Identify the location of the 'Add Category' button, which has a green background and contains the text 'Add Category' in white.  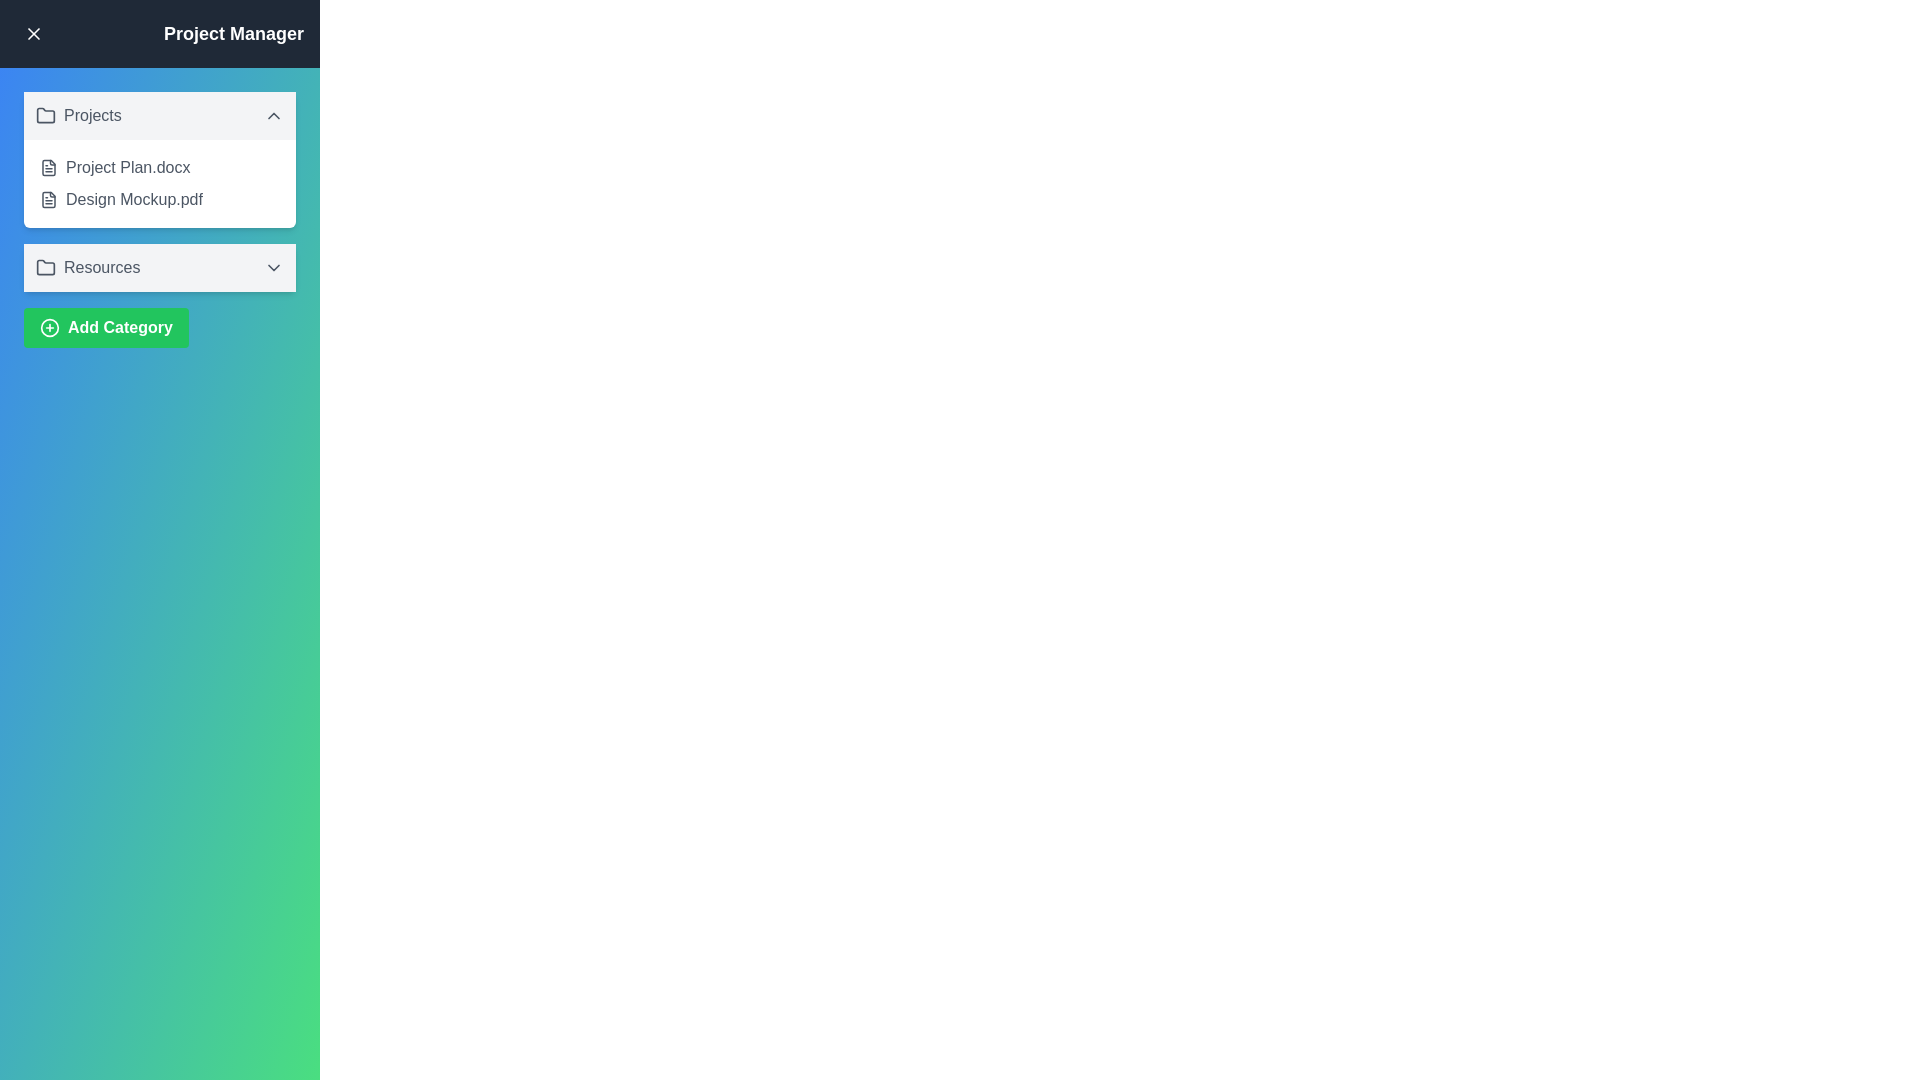
(105, 326).